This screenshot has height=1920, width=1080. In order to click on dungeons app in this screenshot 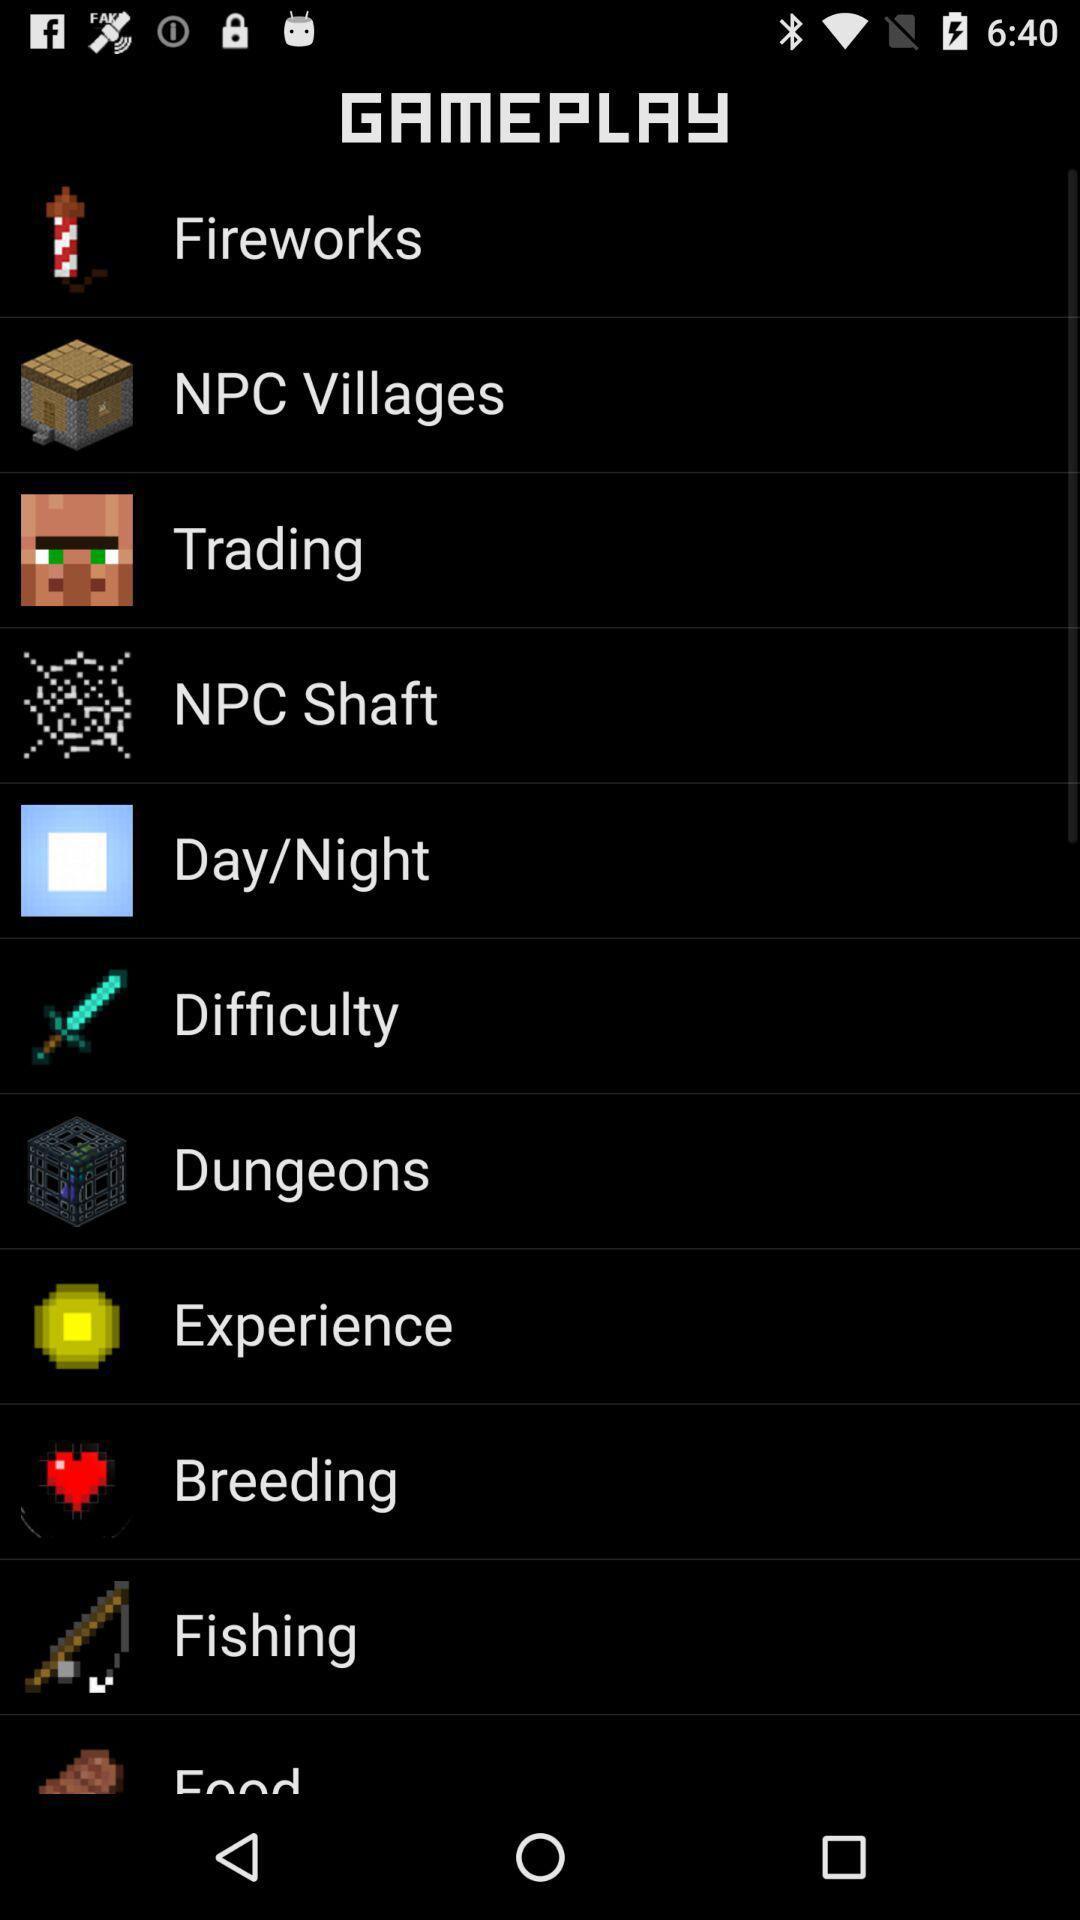, I will do `click(301, 1167)`.